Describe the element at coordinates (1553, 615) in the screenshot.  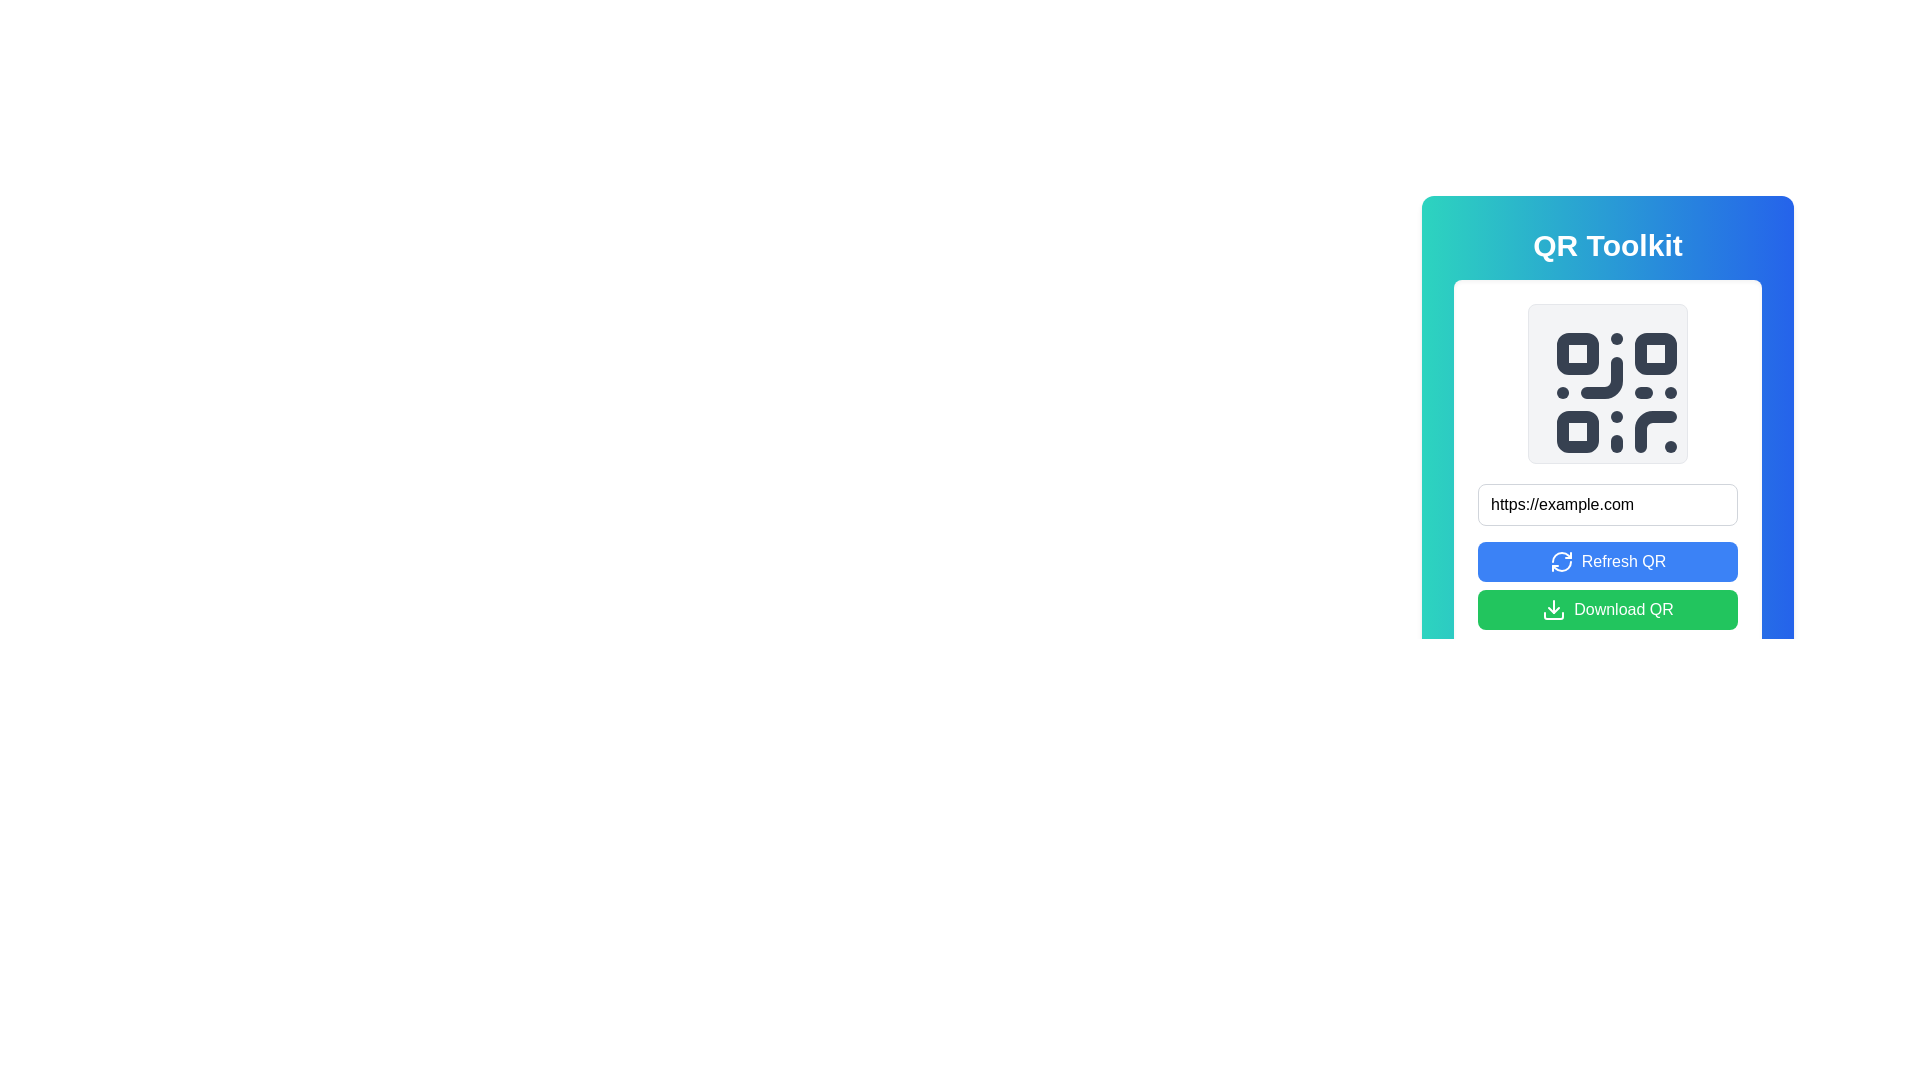
I see `the rectangular download icon located slightly above the 'Download QR' button label text` at that location.